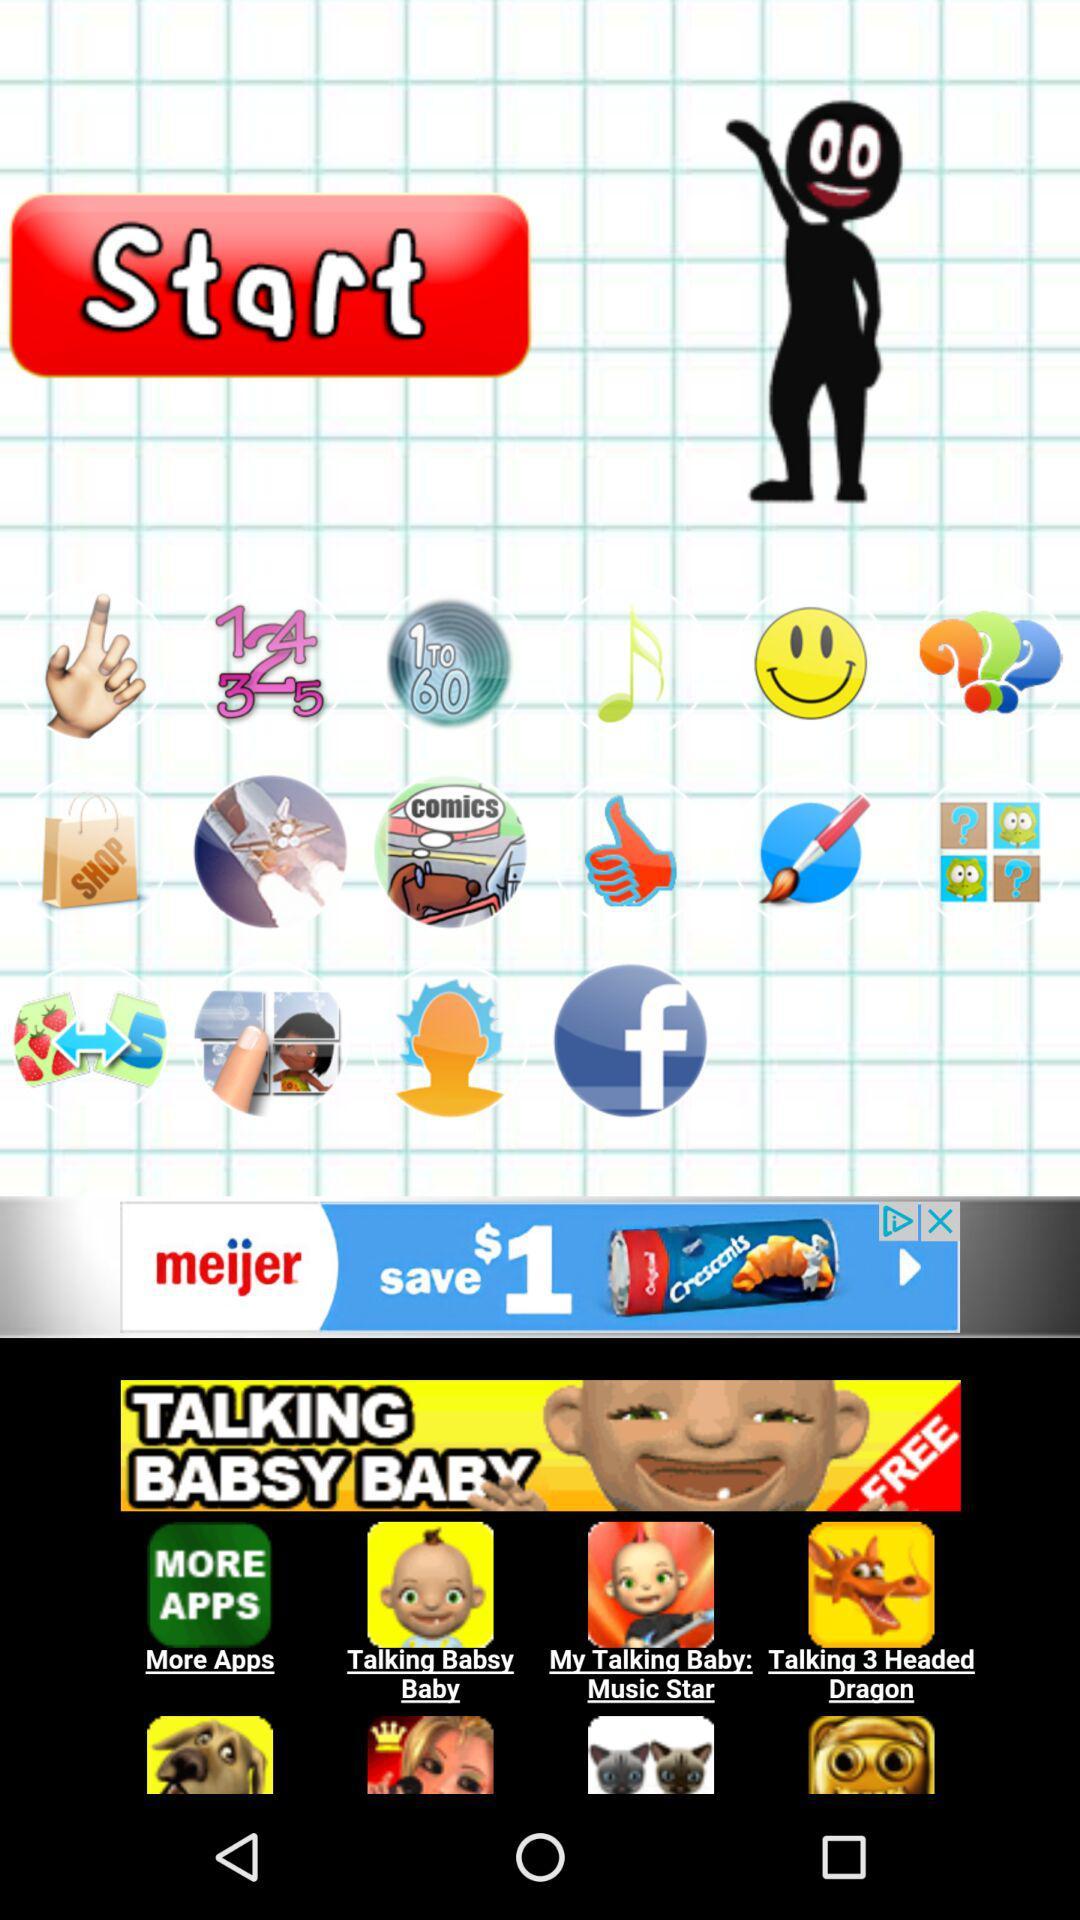  I want to click on the help icon, so click(990, 709).